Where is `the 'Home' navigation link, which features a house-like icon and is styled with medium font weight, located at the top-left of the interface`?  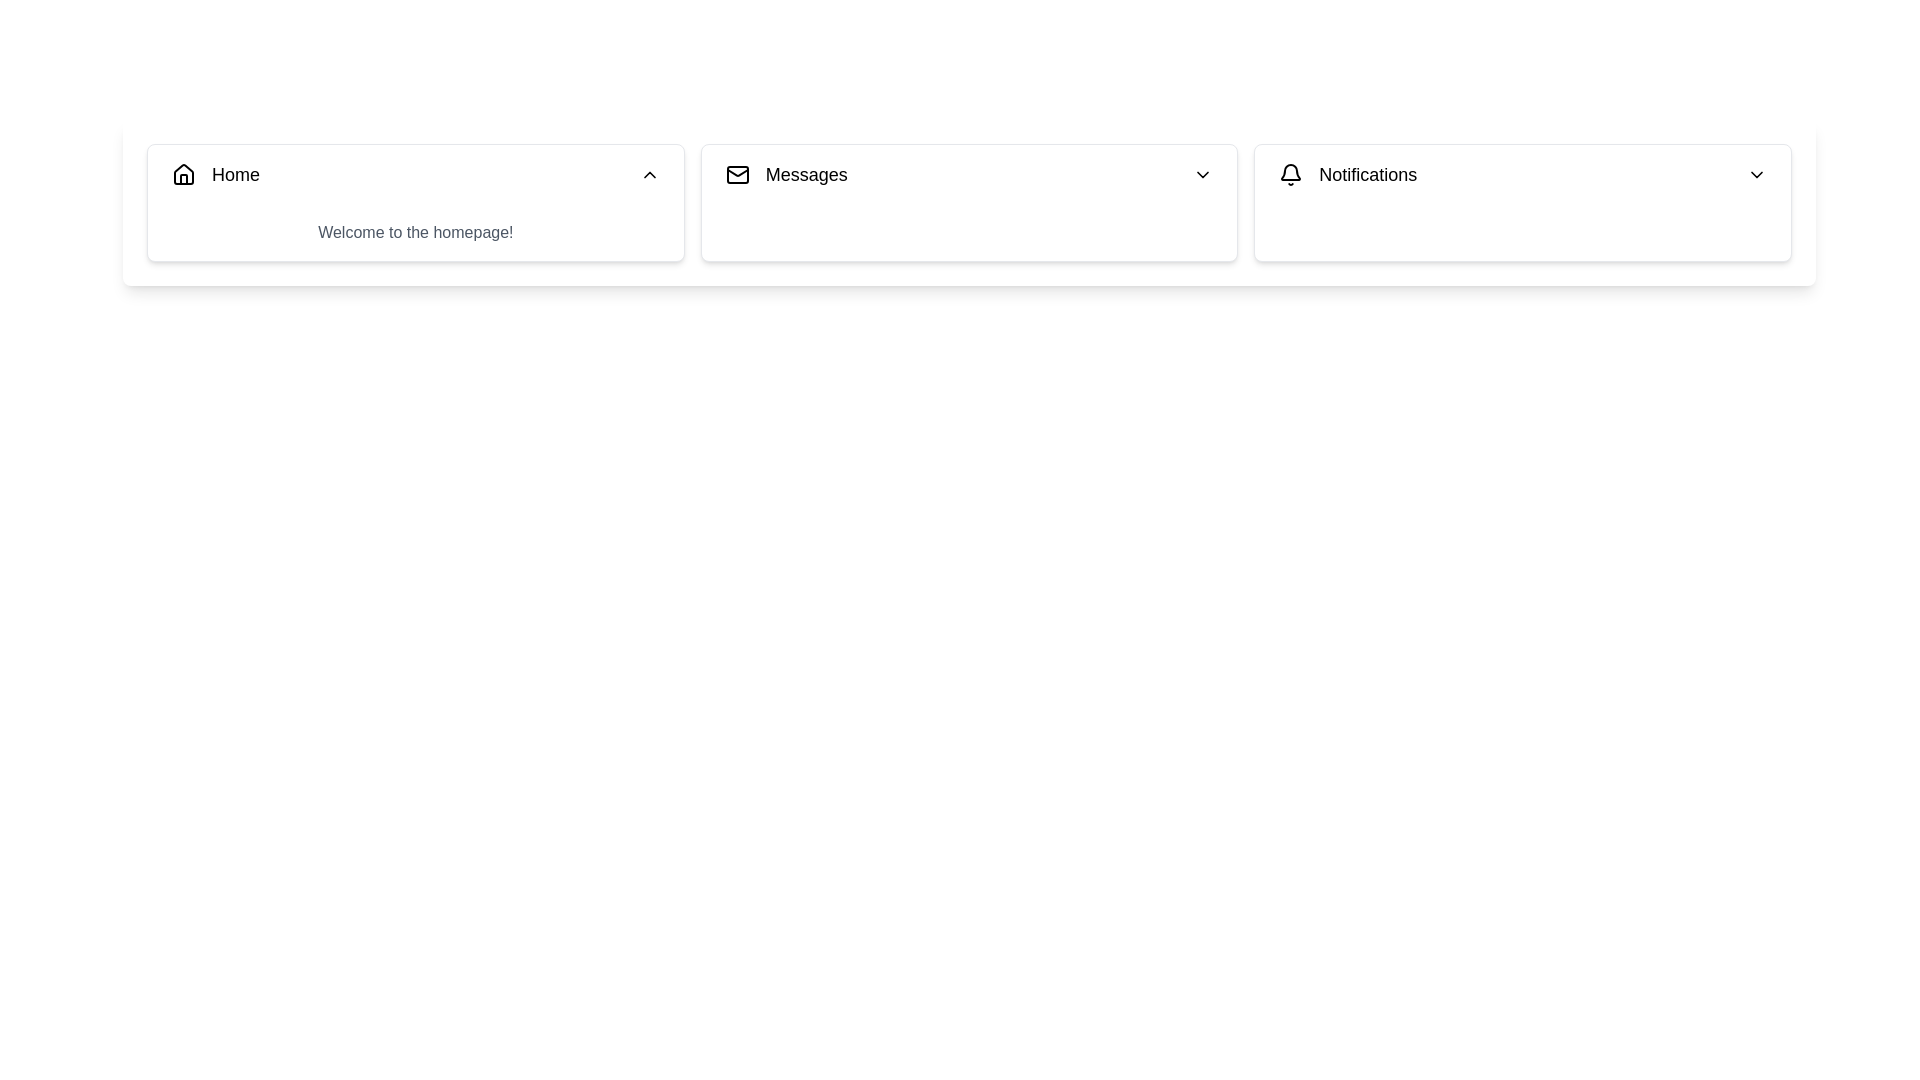
the 'Home' navigation link, which features a house-like icon and is styled with medium font weight, located at the top-left of the interface is located at coordinates (216, 173).